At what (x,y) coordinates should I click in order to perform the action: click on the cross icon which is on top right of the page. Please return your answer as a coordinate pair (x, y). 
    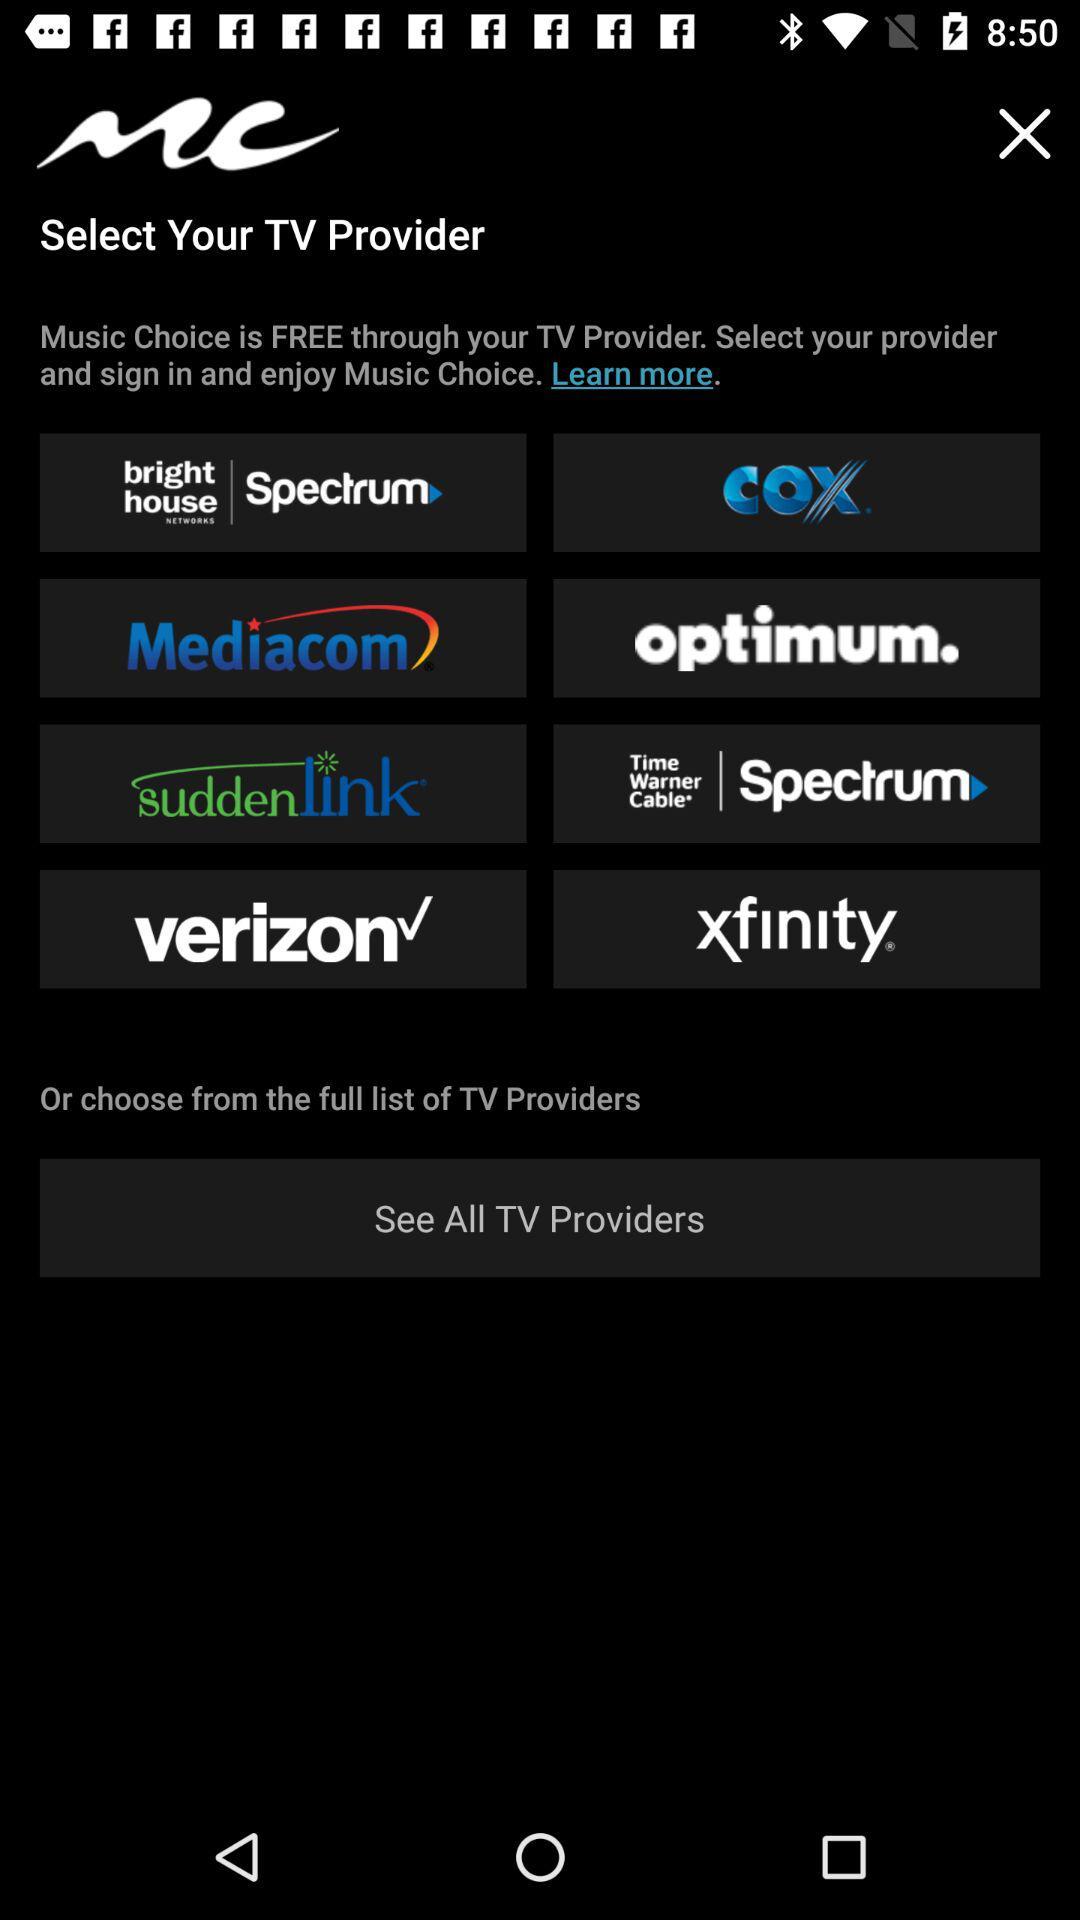
    Looking at the image, I should click on (1025, 133).